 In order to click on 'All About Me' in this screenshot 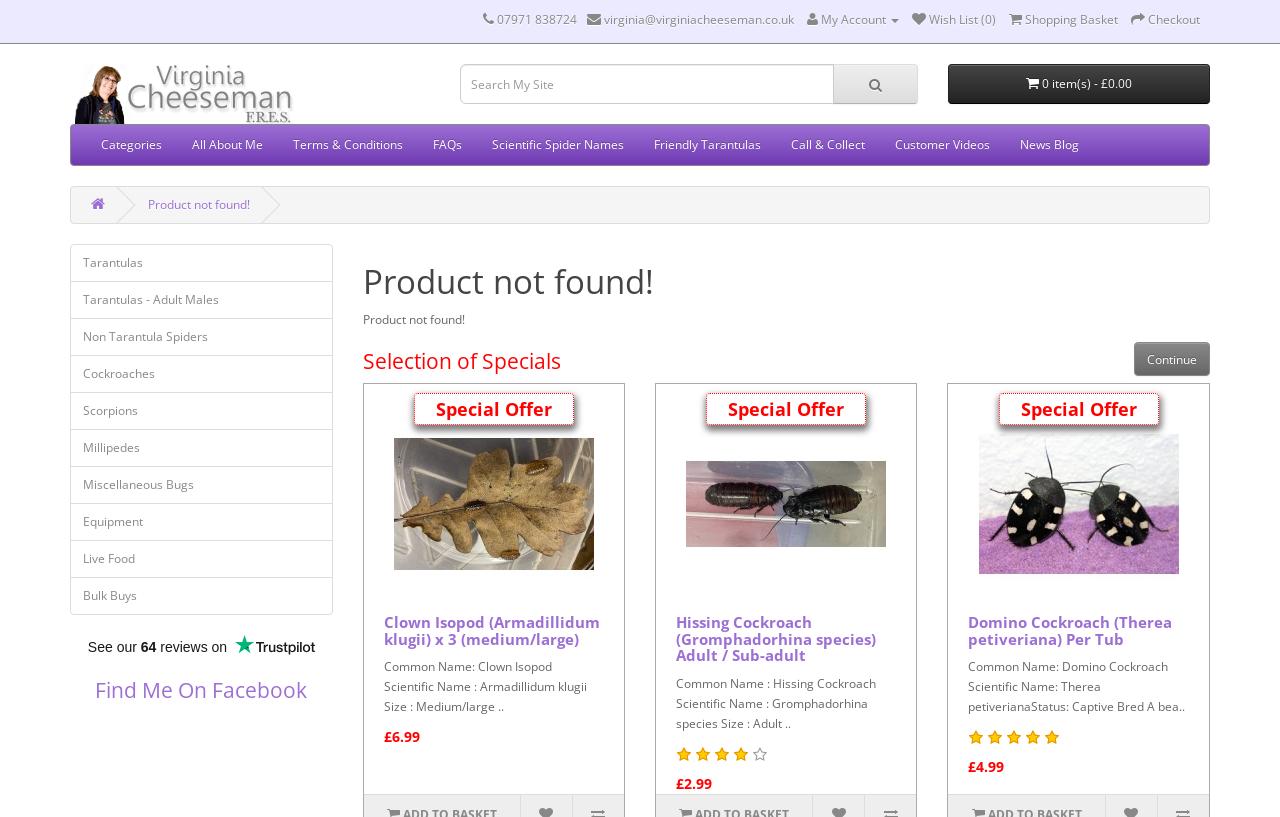, I will do `click(227, 144)`.